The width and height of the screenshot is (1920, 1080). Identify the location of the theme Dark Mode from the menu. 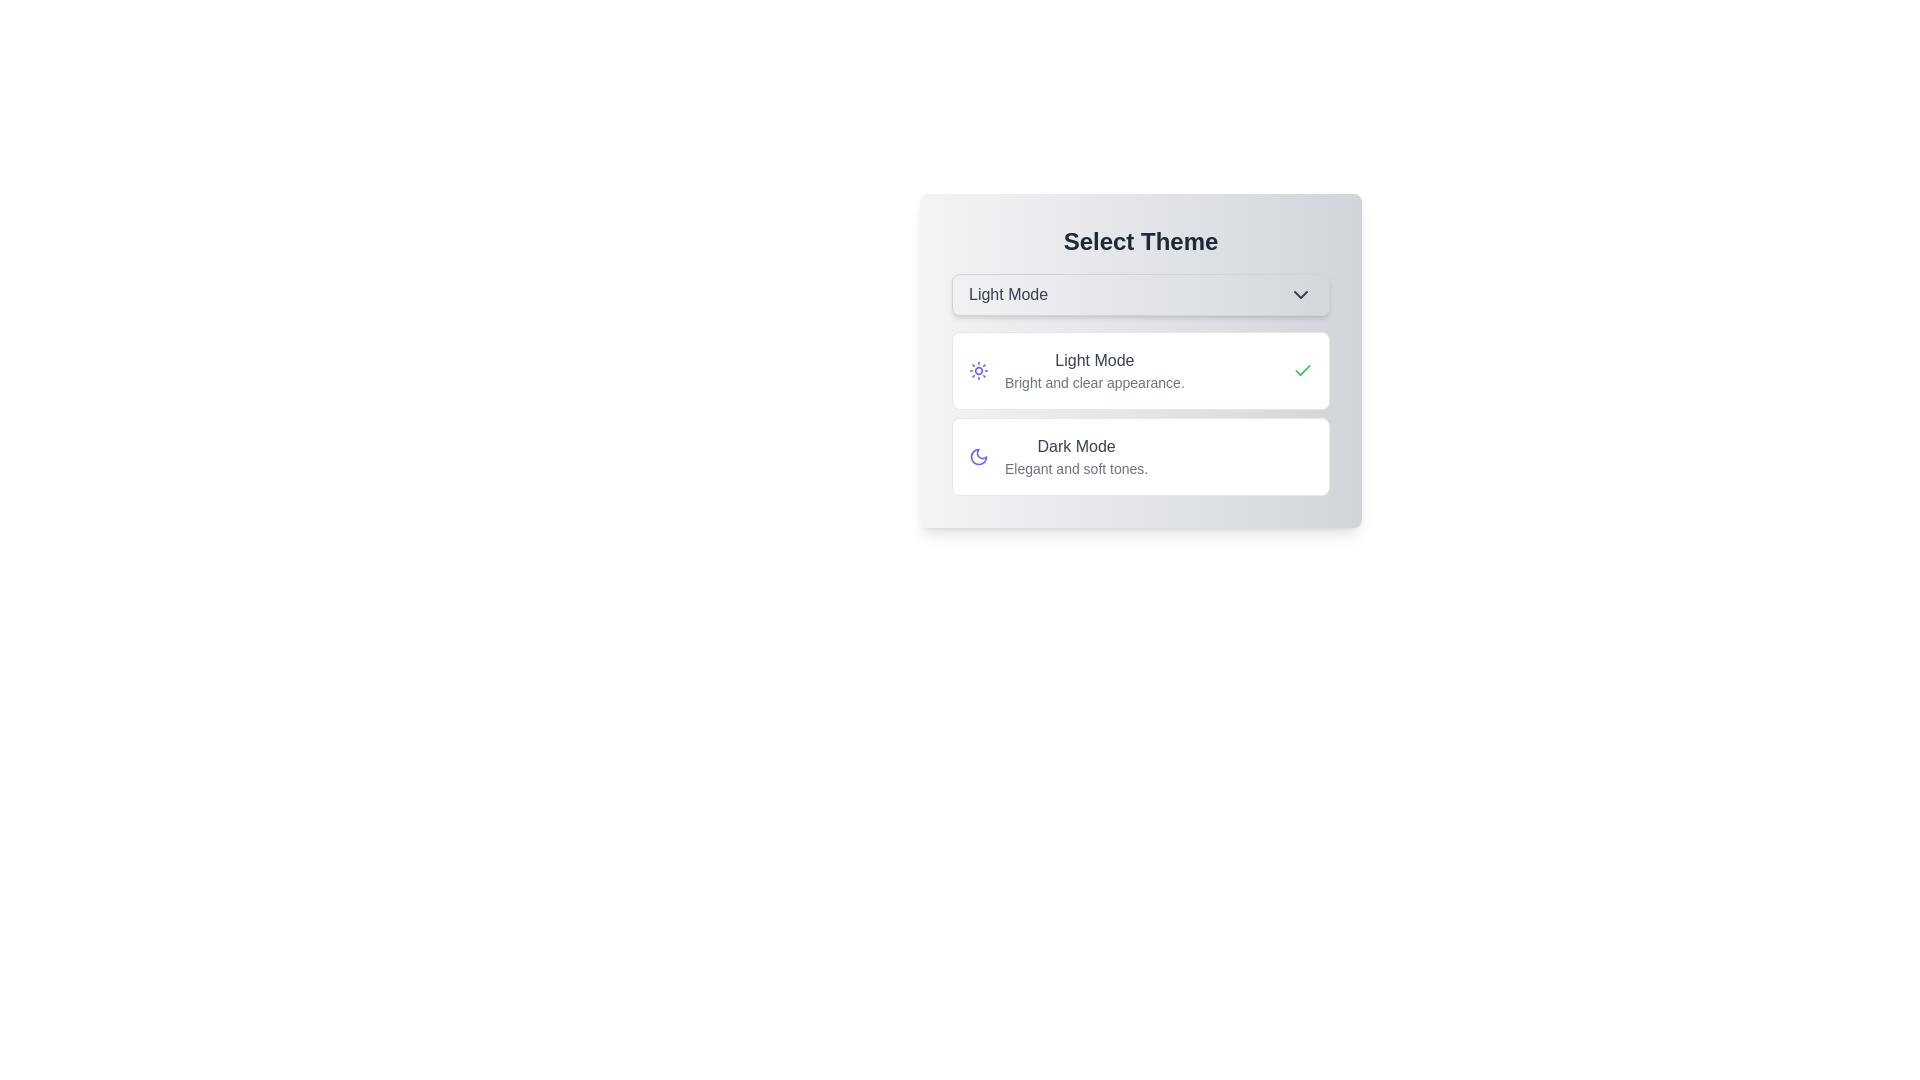
(1141, 456).